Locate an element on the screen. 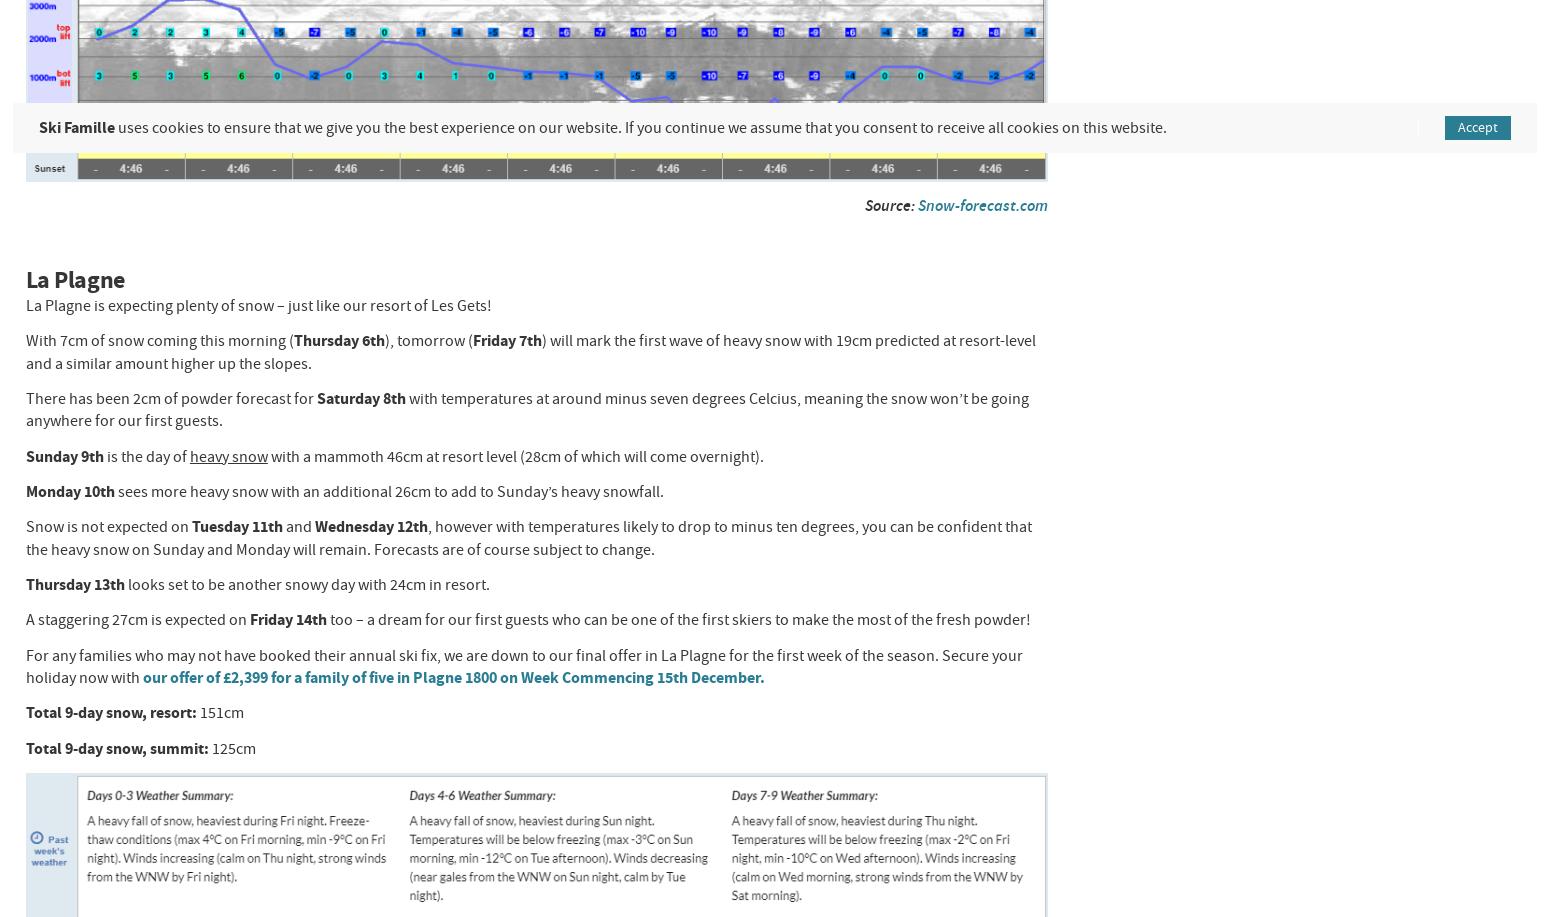 The height and width of the screenshot is (917, 1550). 'Monday 10th' is located at coordinates (69, 489).